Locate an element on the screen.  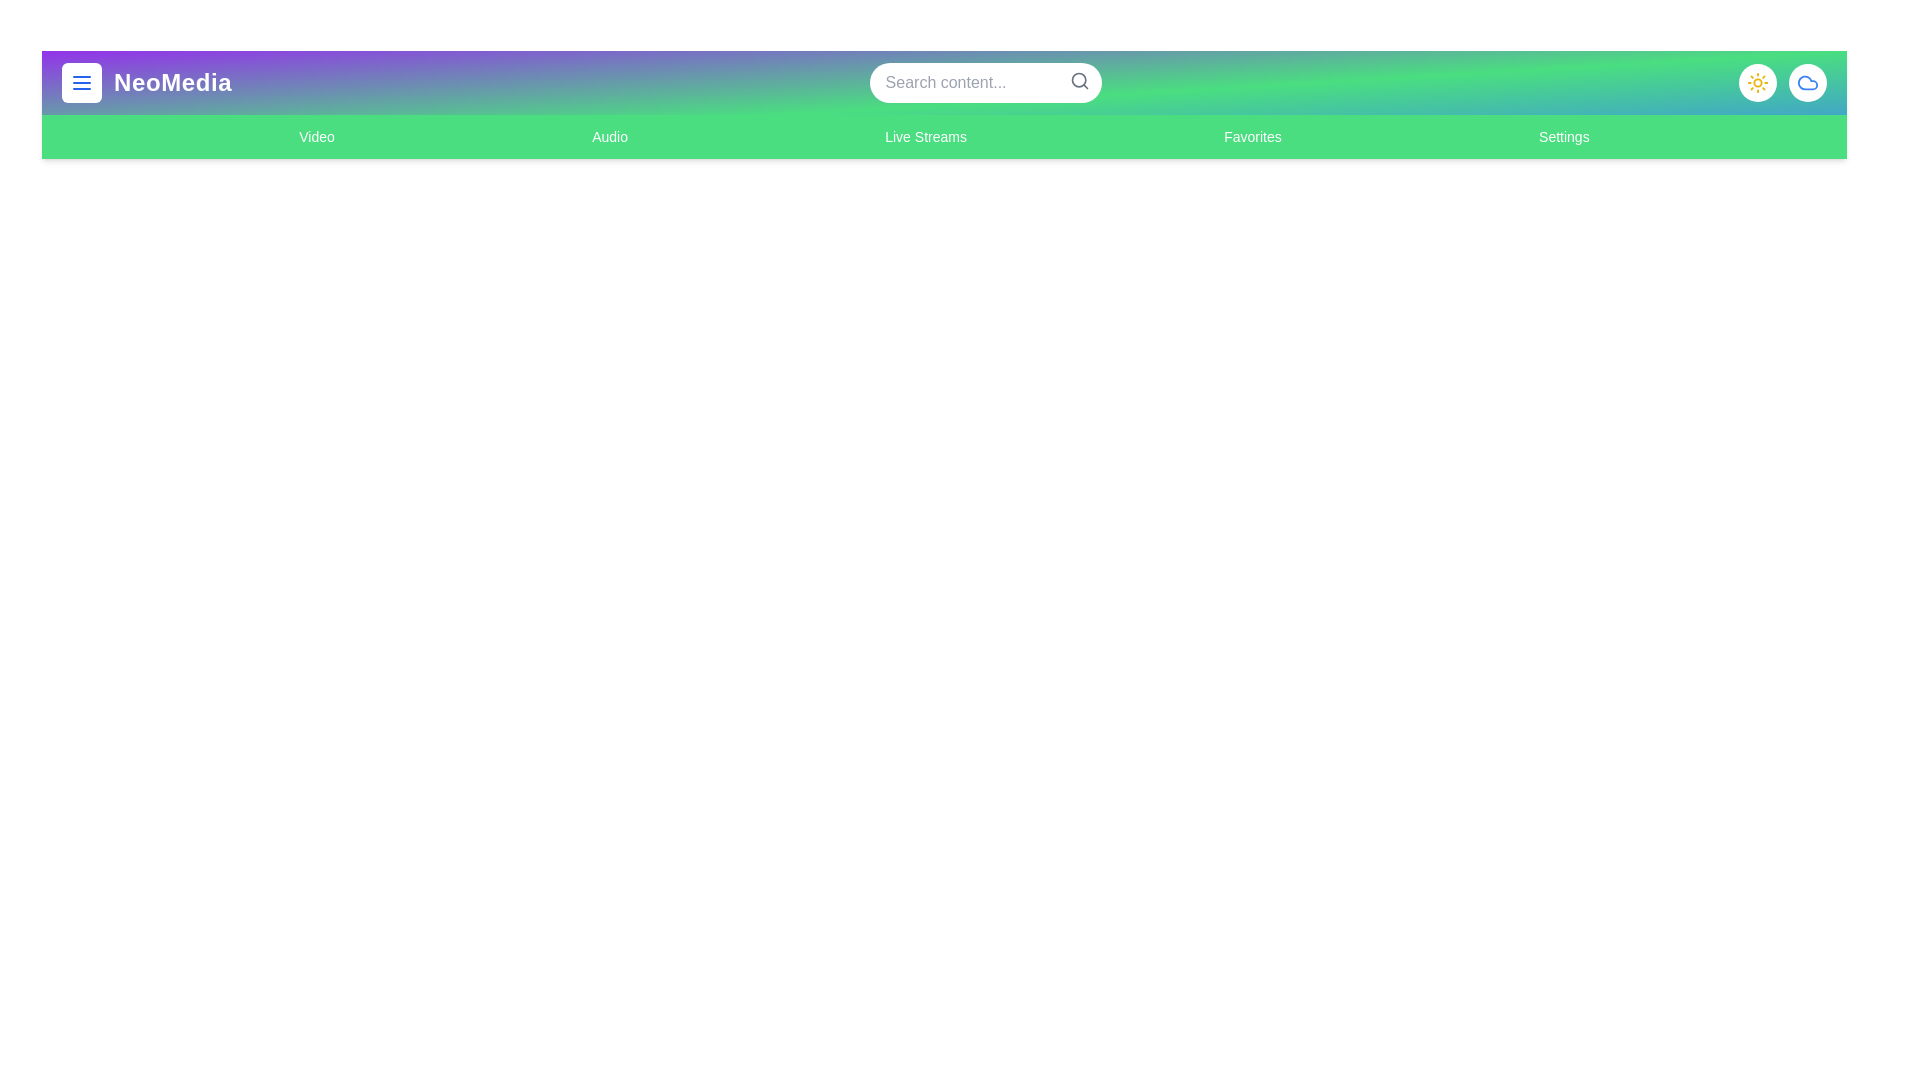
the navigation link labeled Live Streams is located at coordinates (925, 136).